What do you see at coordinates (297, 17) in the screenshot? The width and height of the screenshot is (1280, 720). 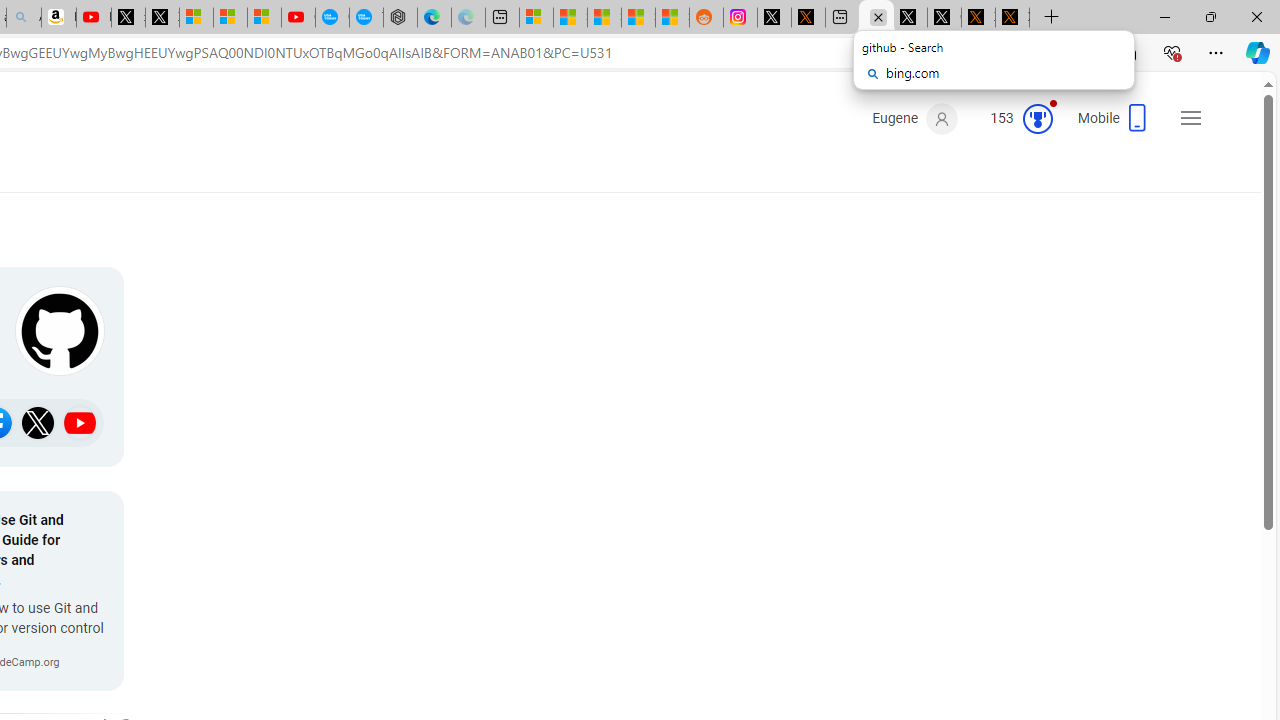 I see `'Gloom - YouTube'` at bounding box center [297, 17].